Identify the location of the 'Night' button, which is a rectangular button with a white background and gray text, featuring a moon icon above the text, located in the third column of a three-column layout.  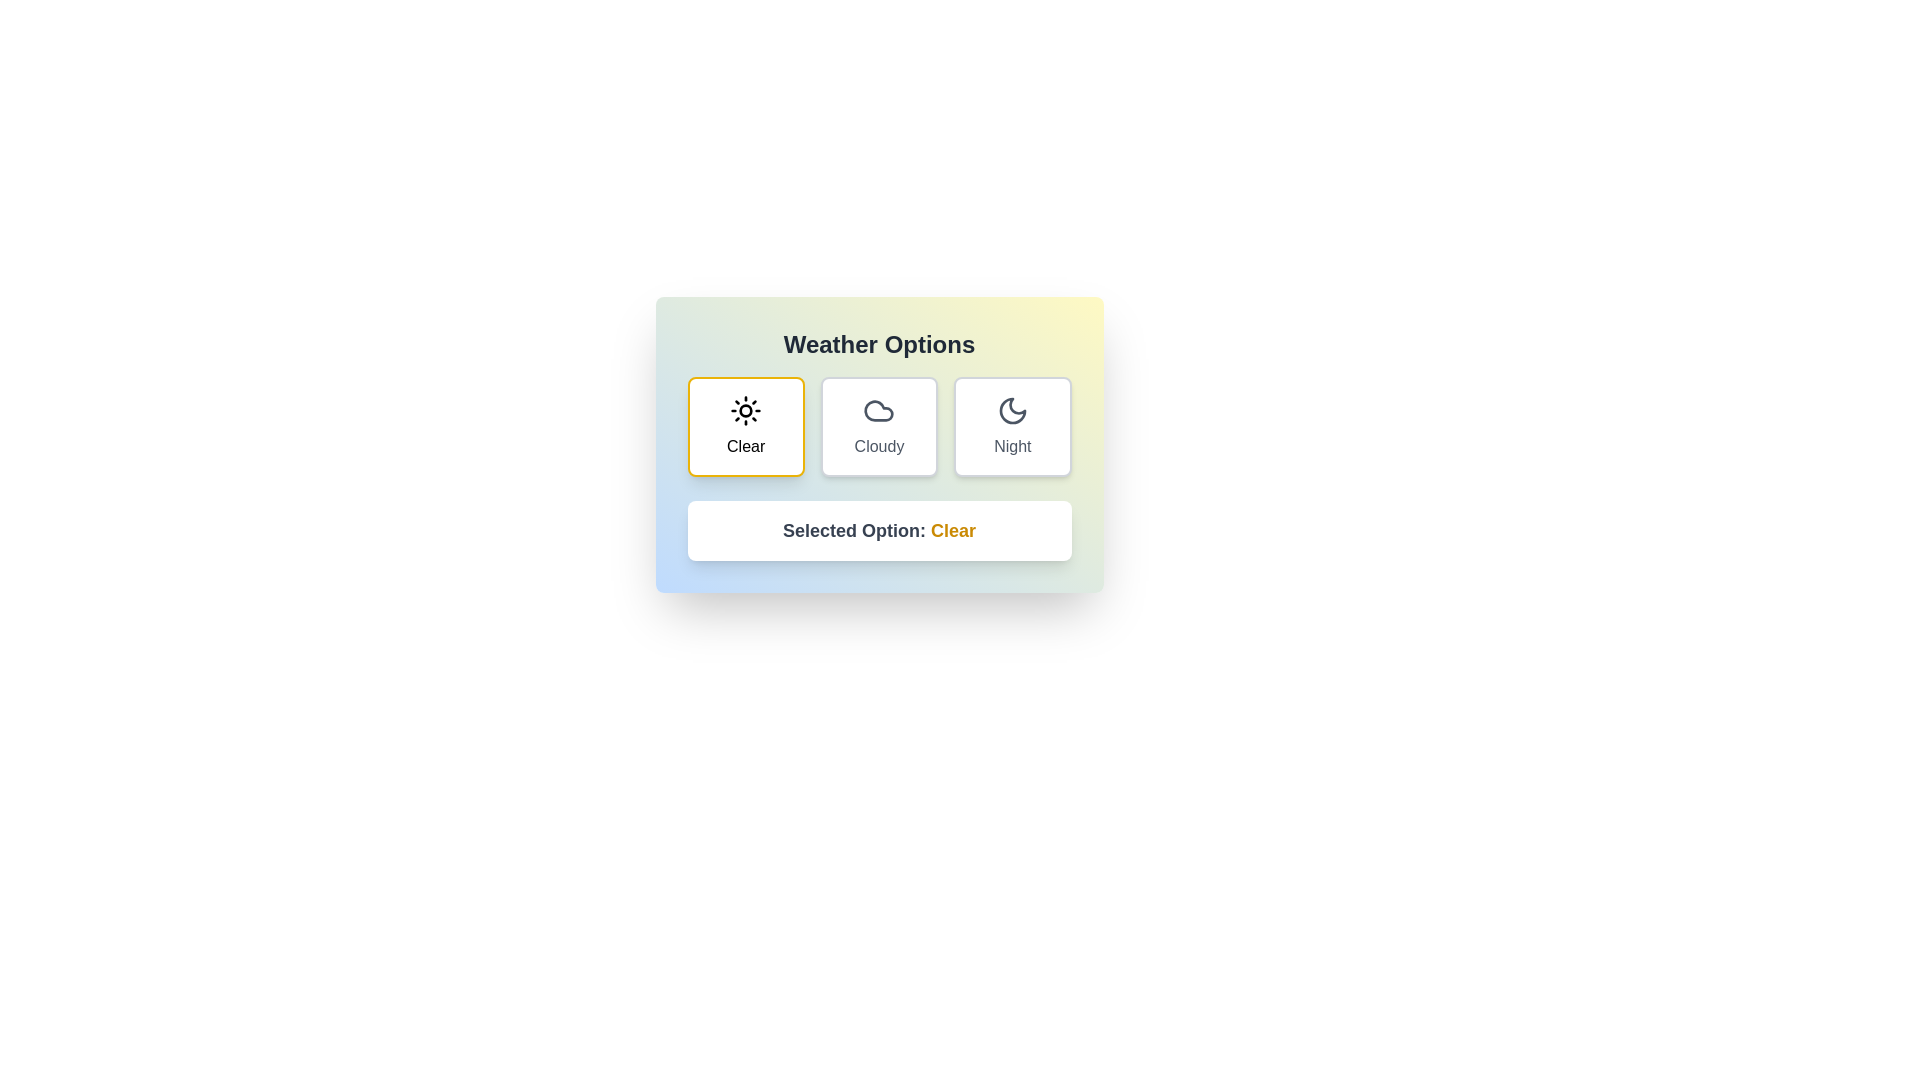
(1012, 426).